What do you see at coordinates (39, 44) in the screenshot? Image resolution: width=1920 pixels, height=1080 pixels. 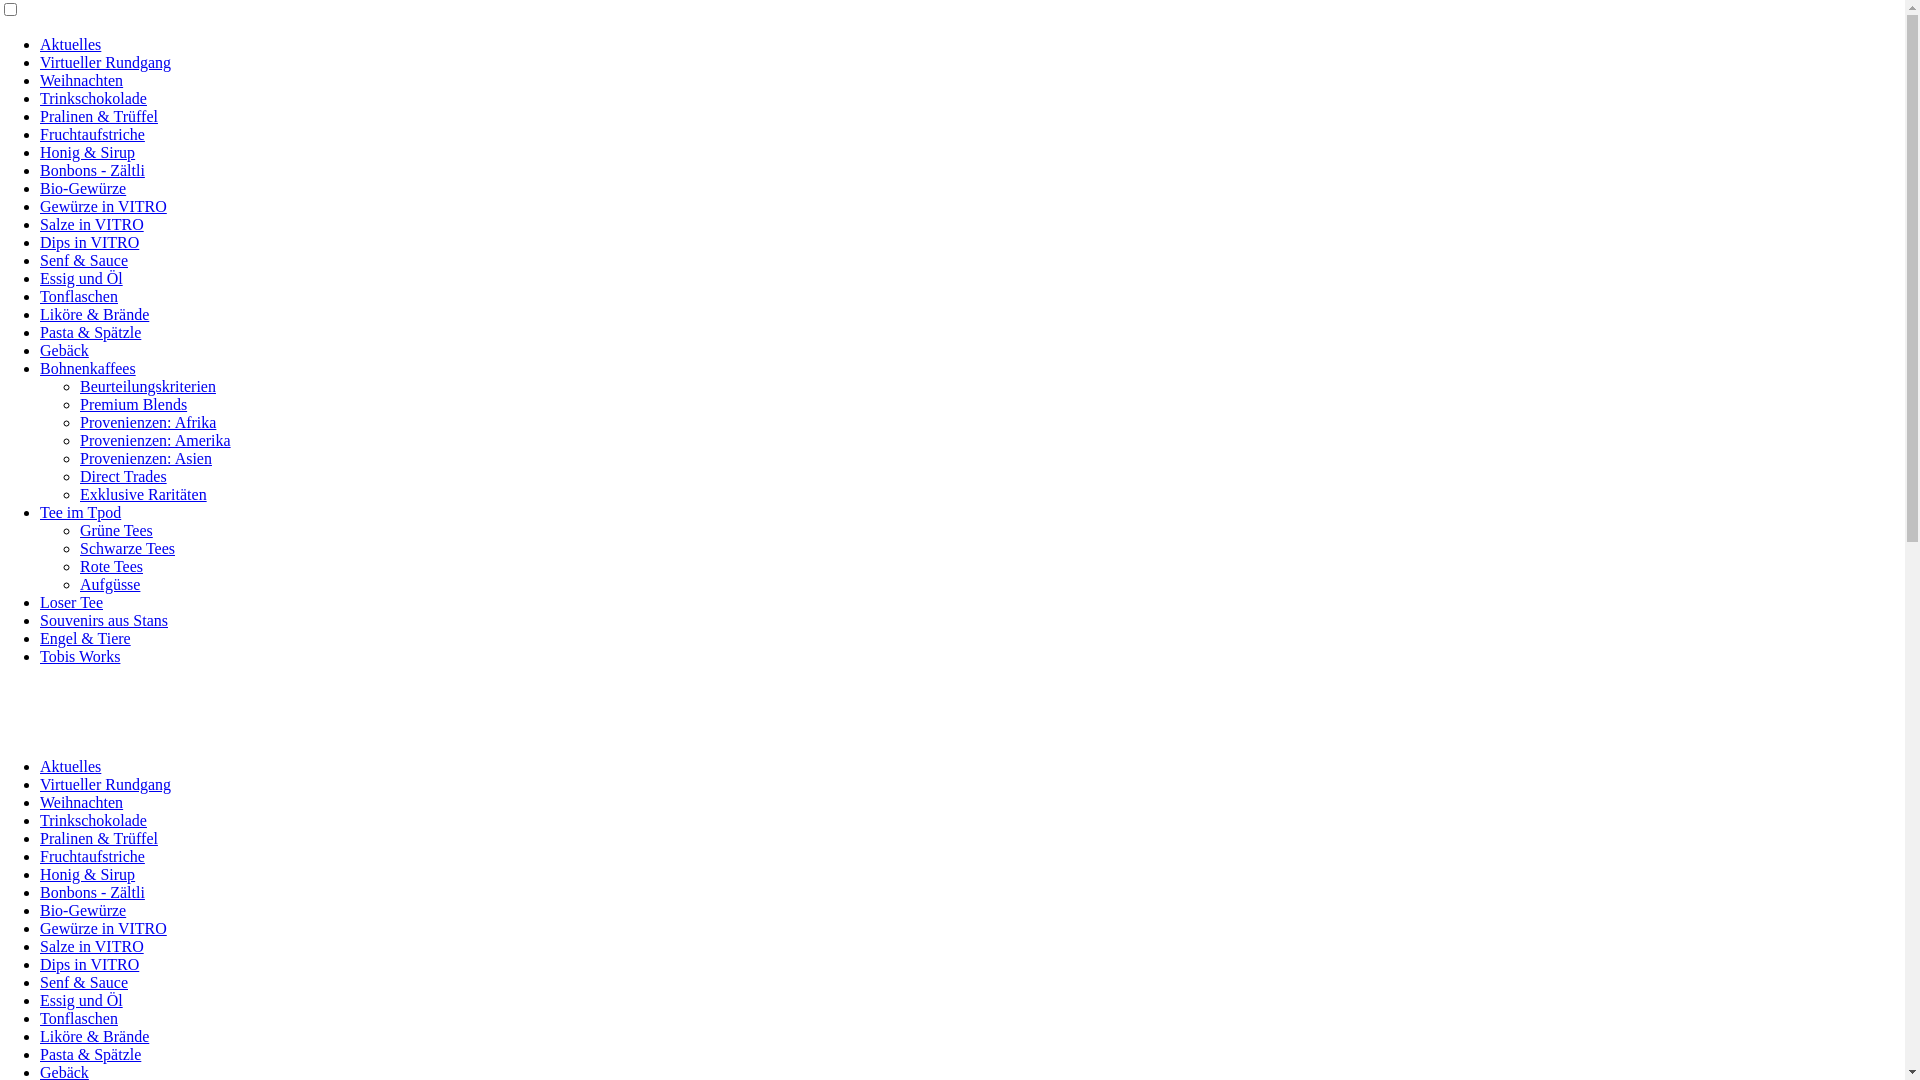 I see `'Aktuelles'` at bounding box center [39, 44].